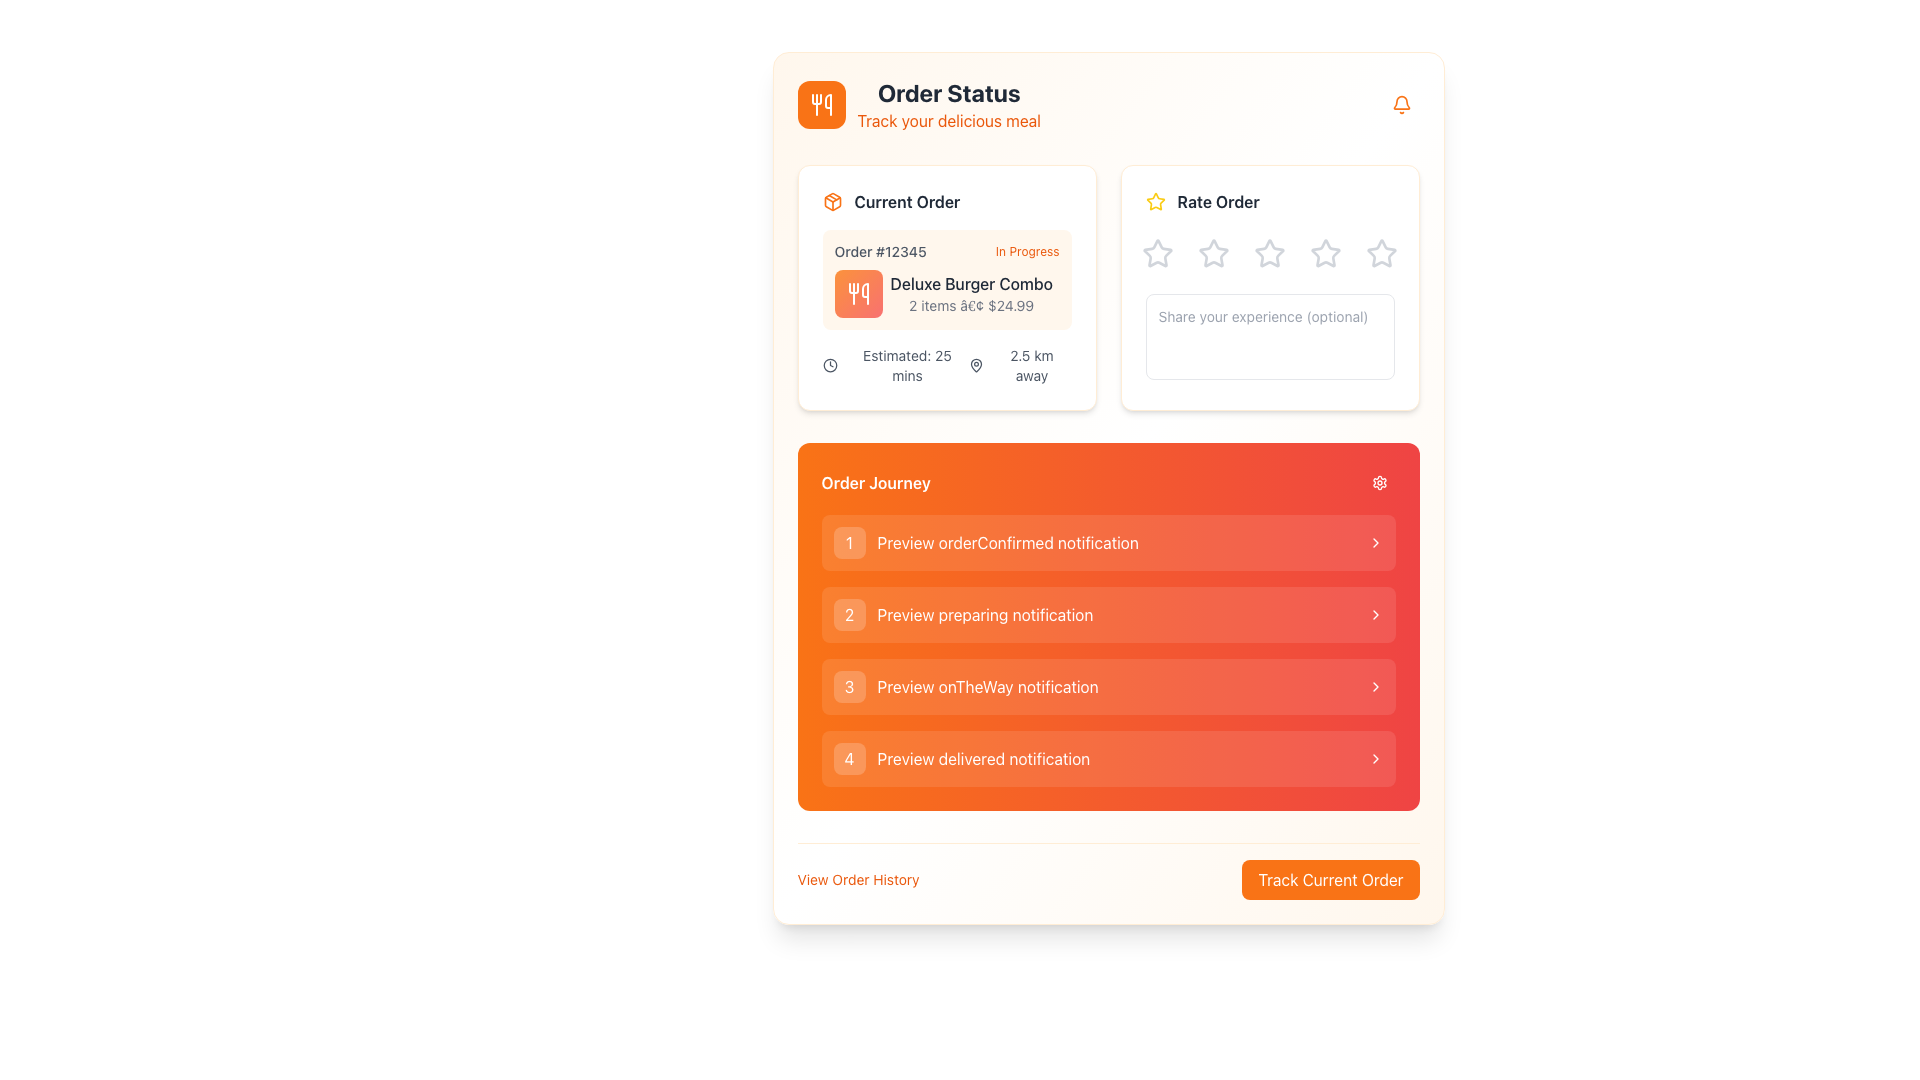  I want to click on the interactive entries in the 'Order Journey' list, so click(1107, 626).